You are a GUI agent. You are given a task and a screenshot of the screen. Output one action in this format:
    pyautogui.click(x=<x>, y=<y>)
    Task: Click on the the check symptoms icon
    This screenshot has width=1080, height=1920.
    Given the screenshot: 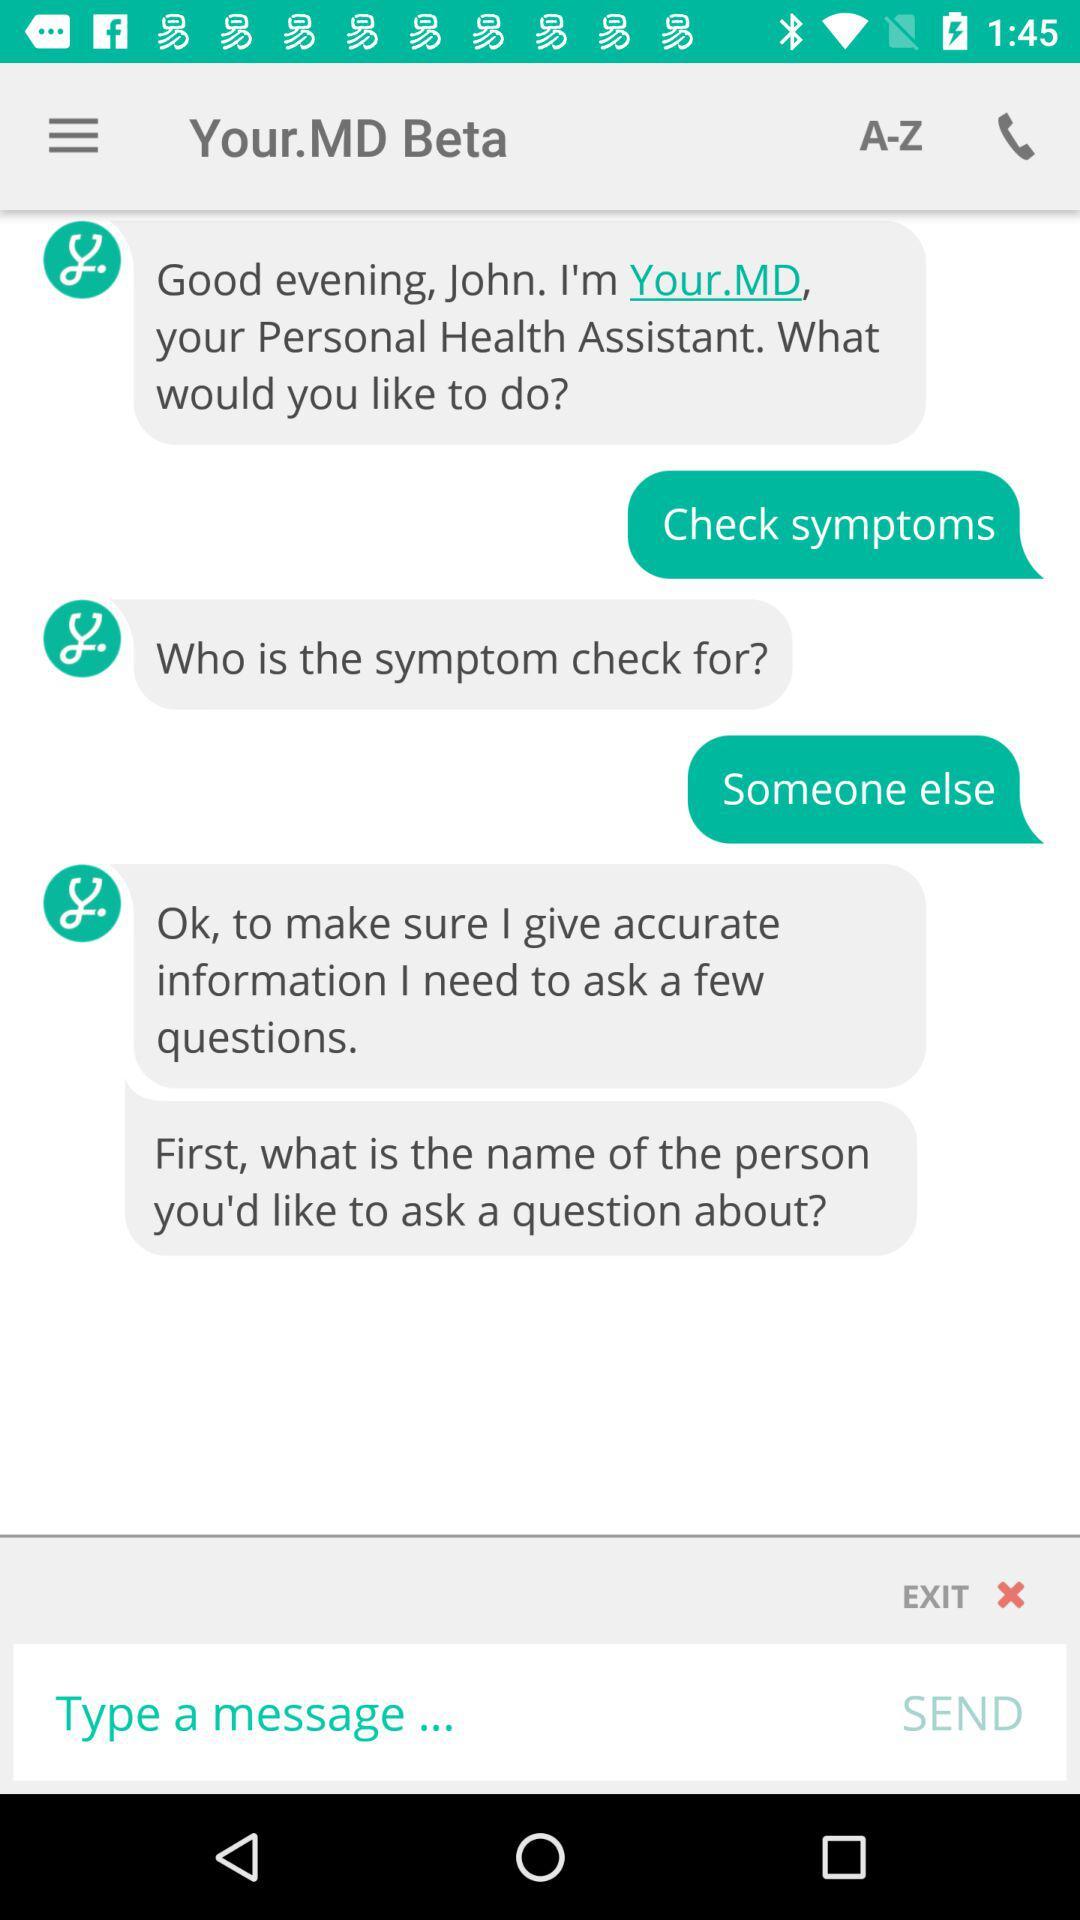 What is the action you would take?
    pyautogui.click(x=835, y=523)
    